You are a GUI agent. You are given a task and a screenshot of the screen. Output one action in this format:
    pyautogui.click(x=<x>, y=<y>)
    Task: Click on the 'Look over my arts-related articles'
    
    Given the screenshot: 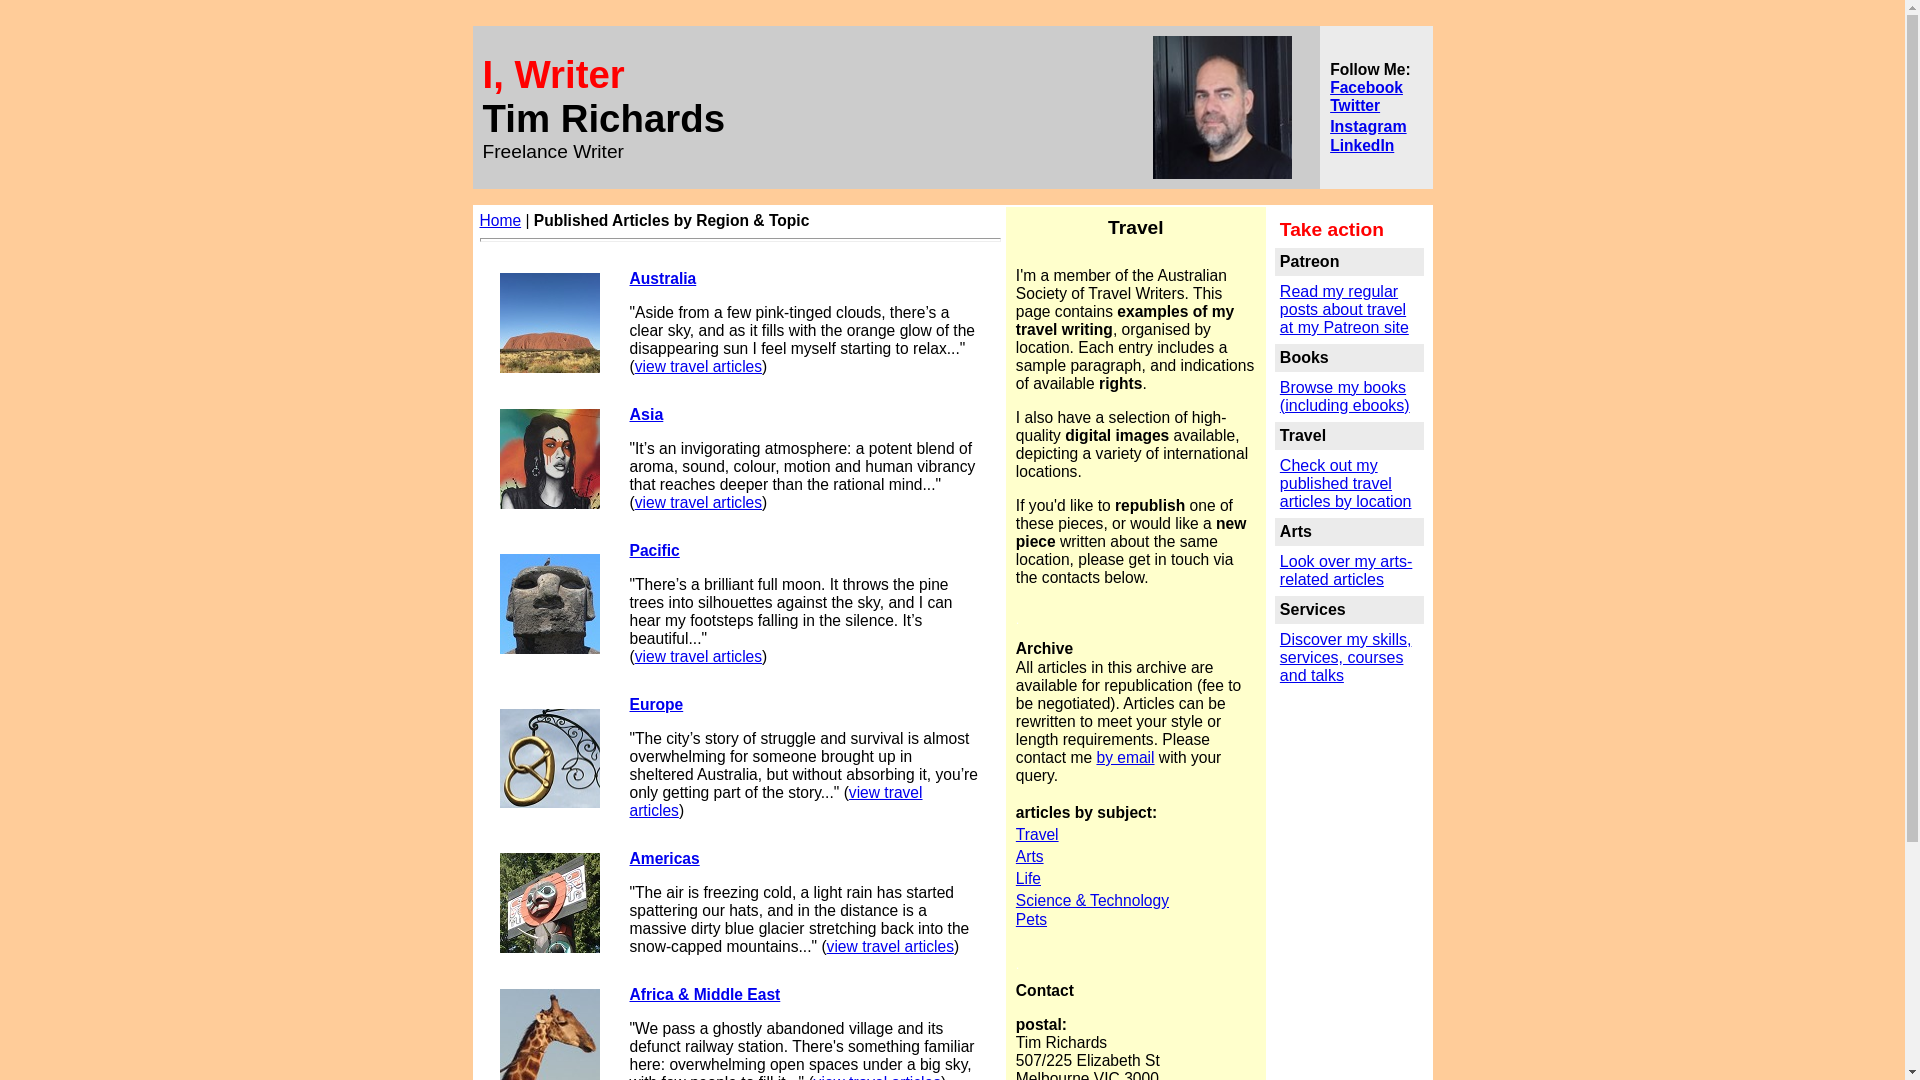 What is the action you would take?
    pyautogui.click(x=1345, y=570)
    